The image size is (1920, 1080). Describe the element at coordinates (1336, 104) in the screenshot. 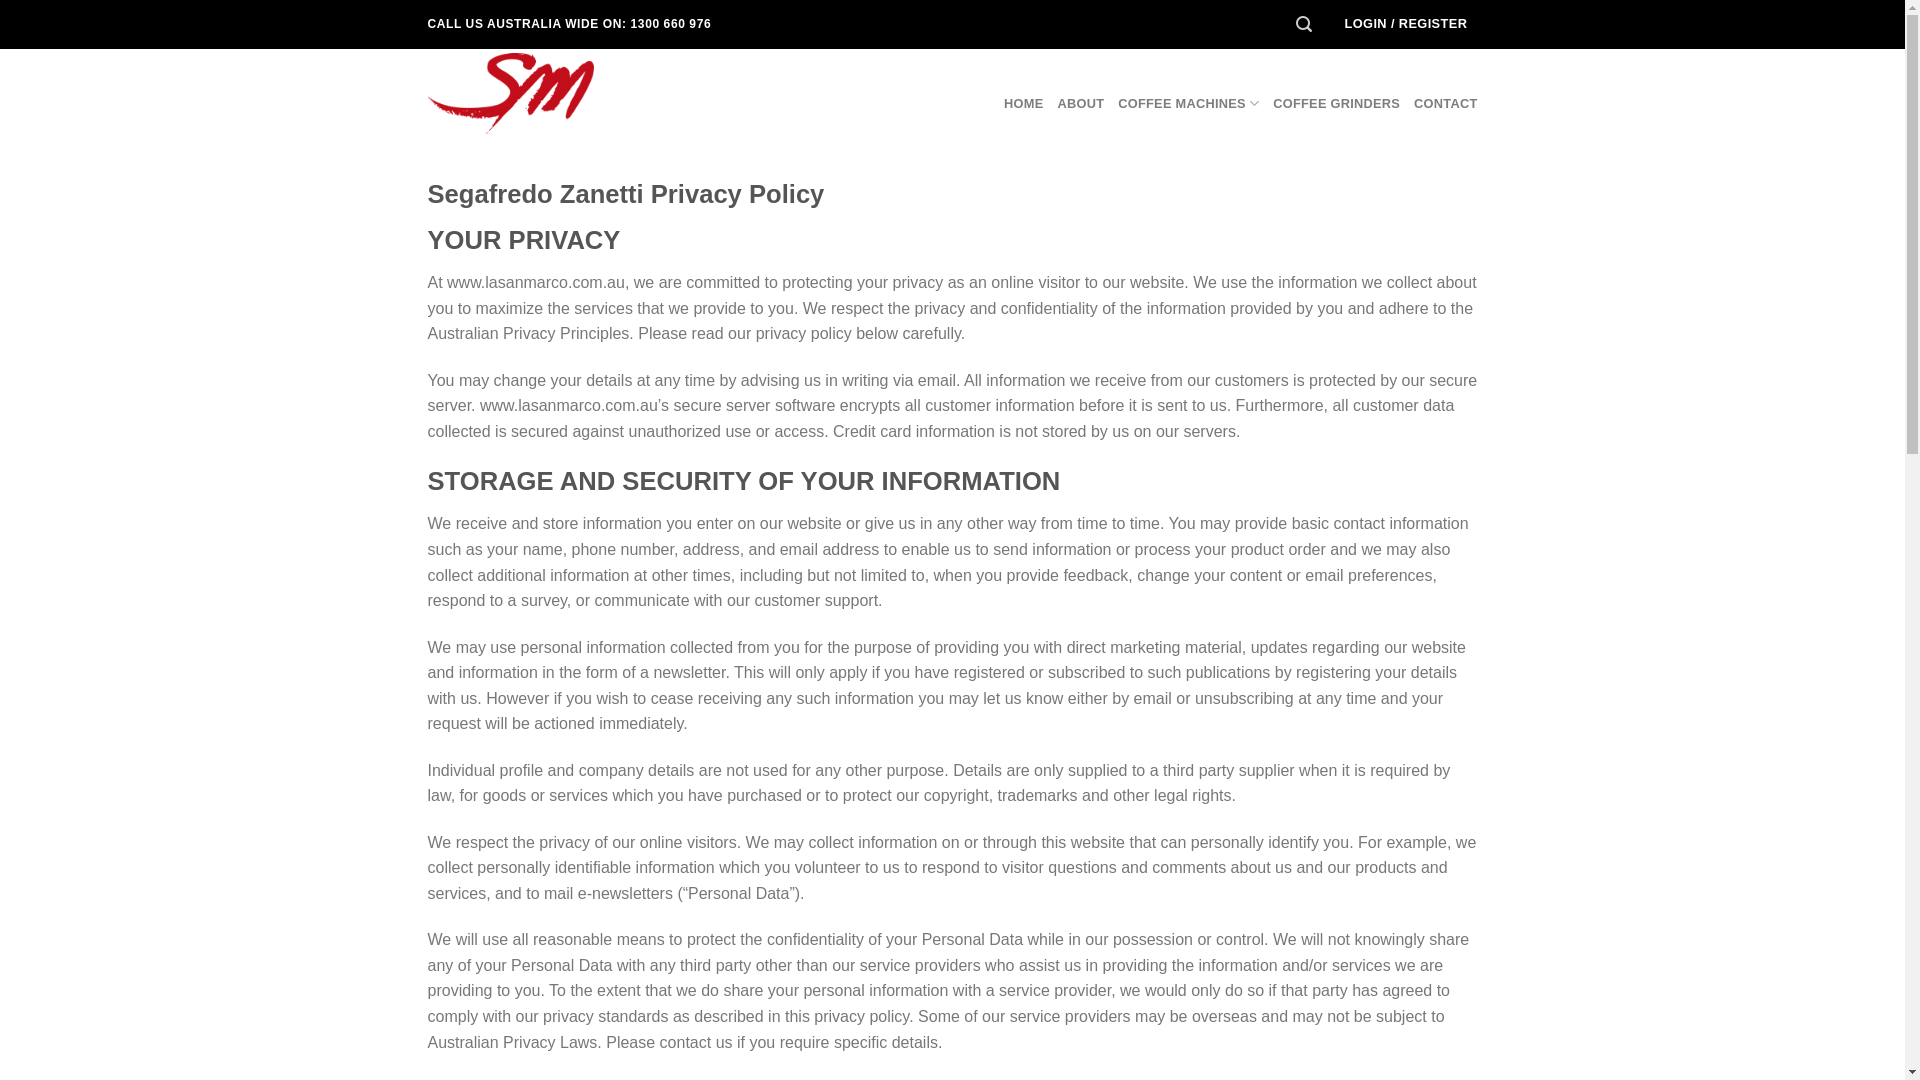

I see `'COFFEE GRINDERS'` at that location.